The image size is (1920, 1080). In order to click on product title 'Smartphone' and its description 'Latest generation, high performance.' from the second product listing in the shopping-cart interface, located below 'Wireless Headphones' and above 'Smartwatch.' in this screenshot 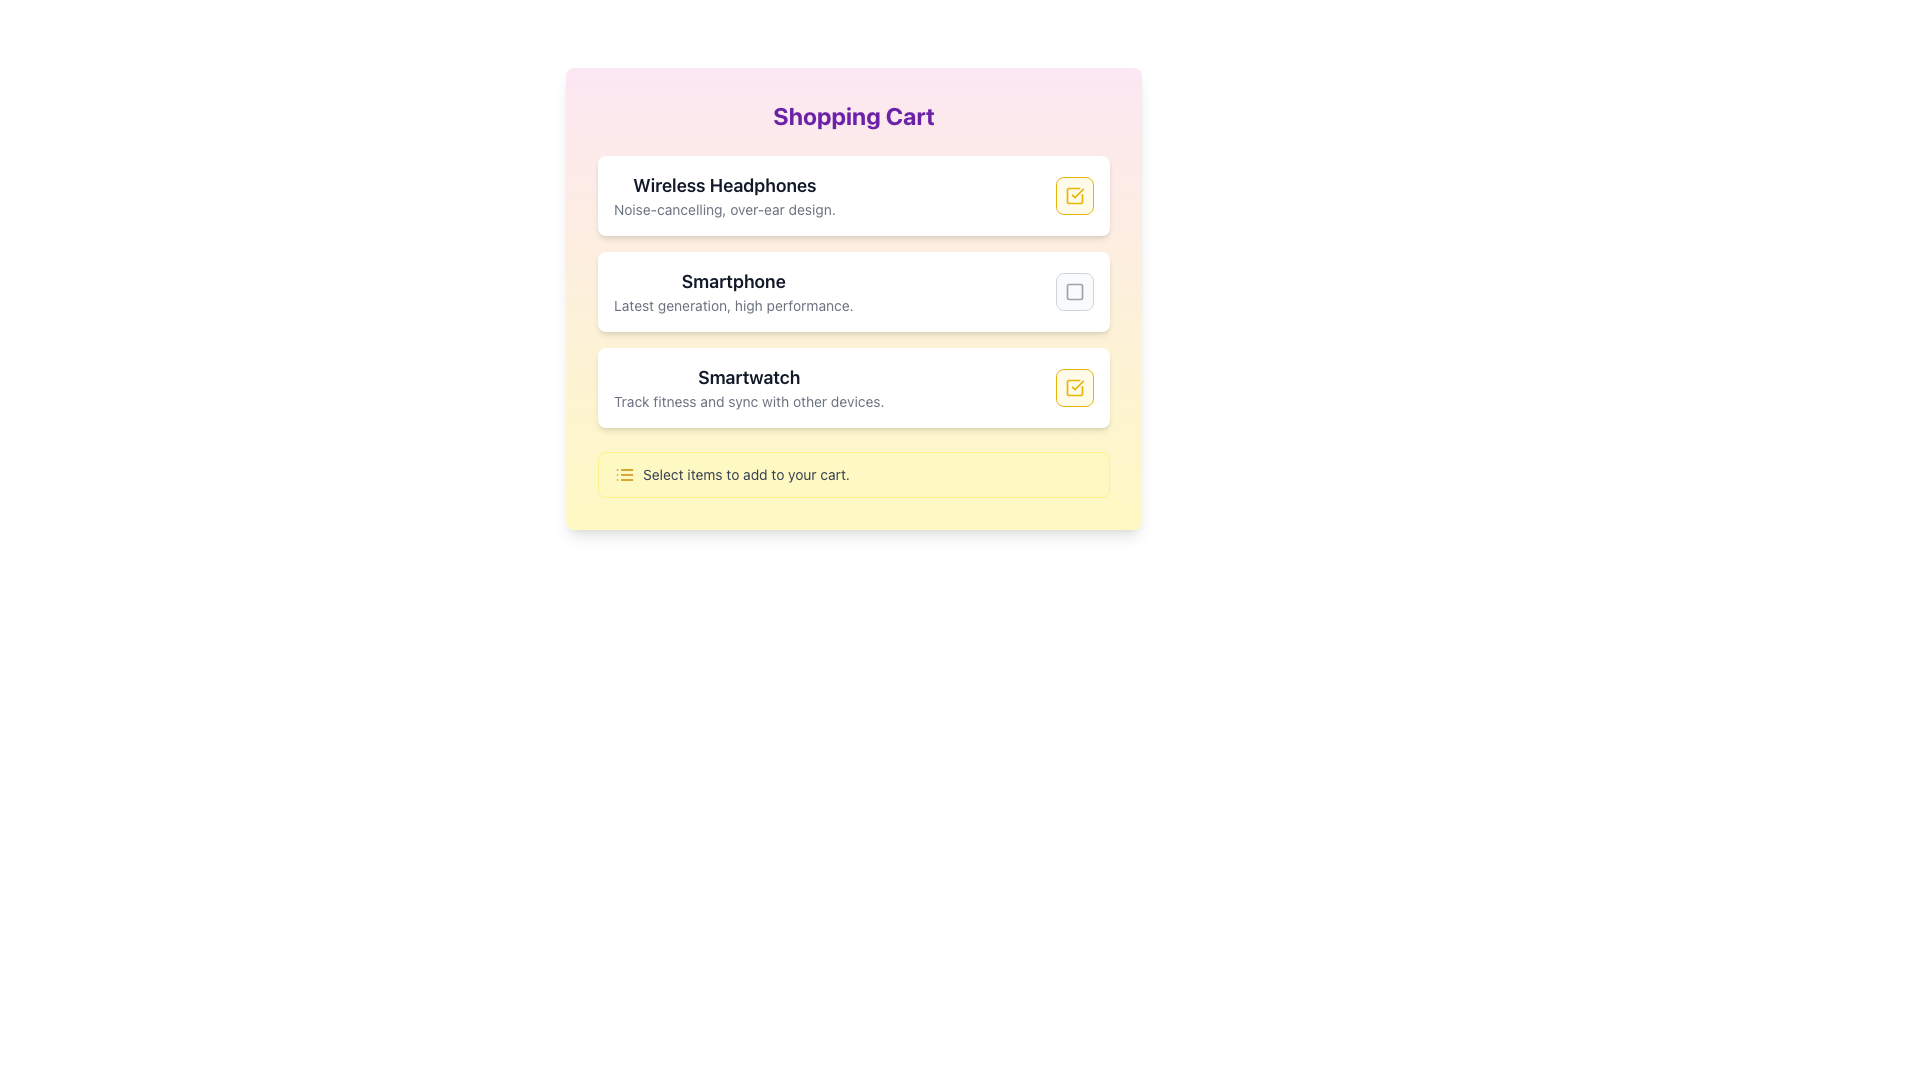, I will do `click(854, 292)`.